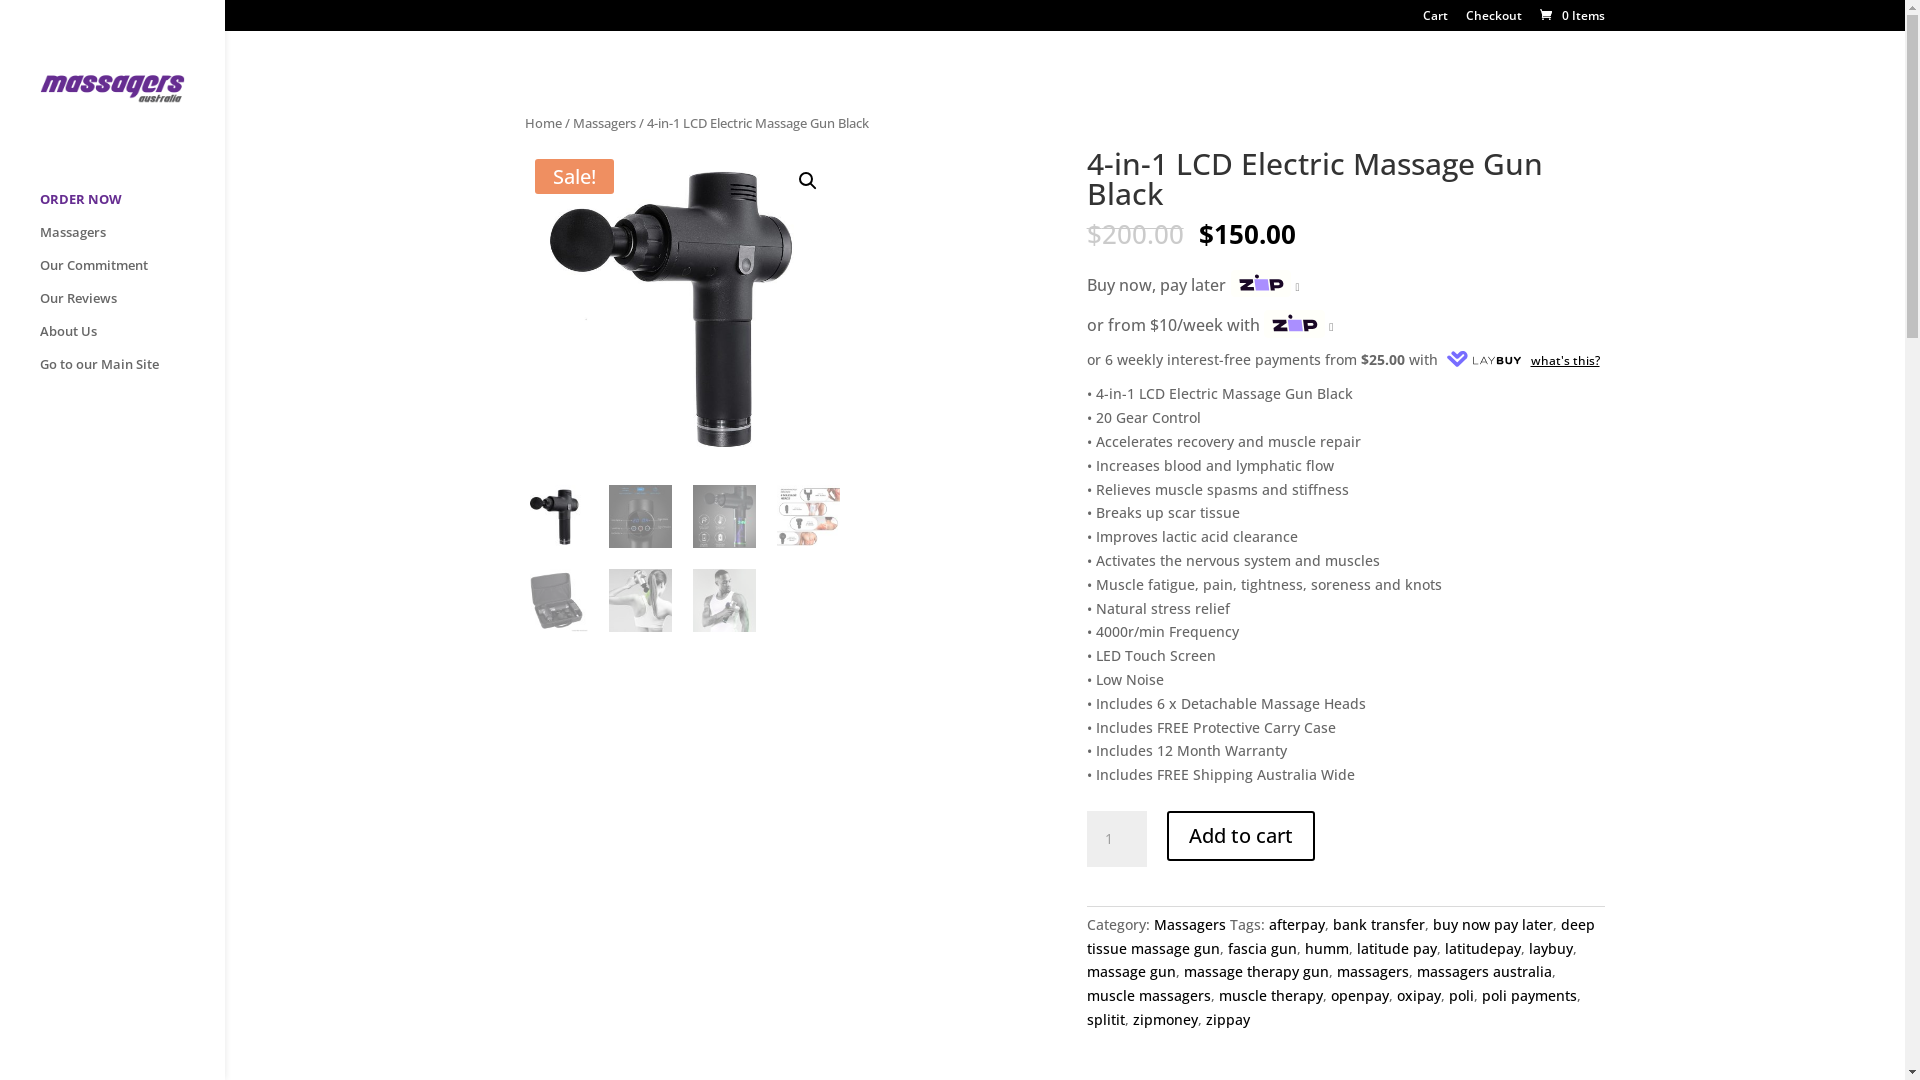  Describe the element at coordinates (1465, 20) in the screenshot. I see `'Checkout'` at that location.